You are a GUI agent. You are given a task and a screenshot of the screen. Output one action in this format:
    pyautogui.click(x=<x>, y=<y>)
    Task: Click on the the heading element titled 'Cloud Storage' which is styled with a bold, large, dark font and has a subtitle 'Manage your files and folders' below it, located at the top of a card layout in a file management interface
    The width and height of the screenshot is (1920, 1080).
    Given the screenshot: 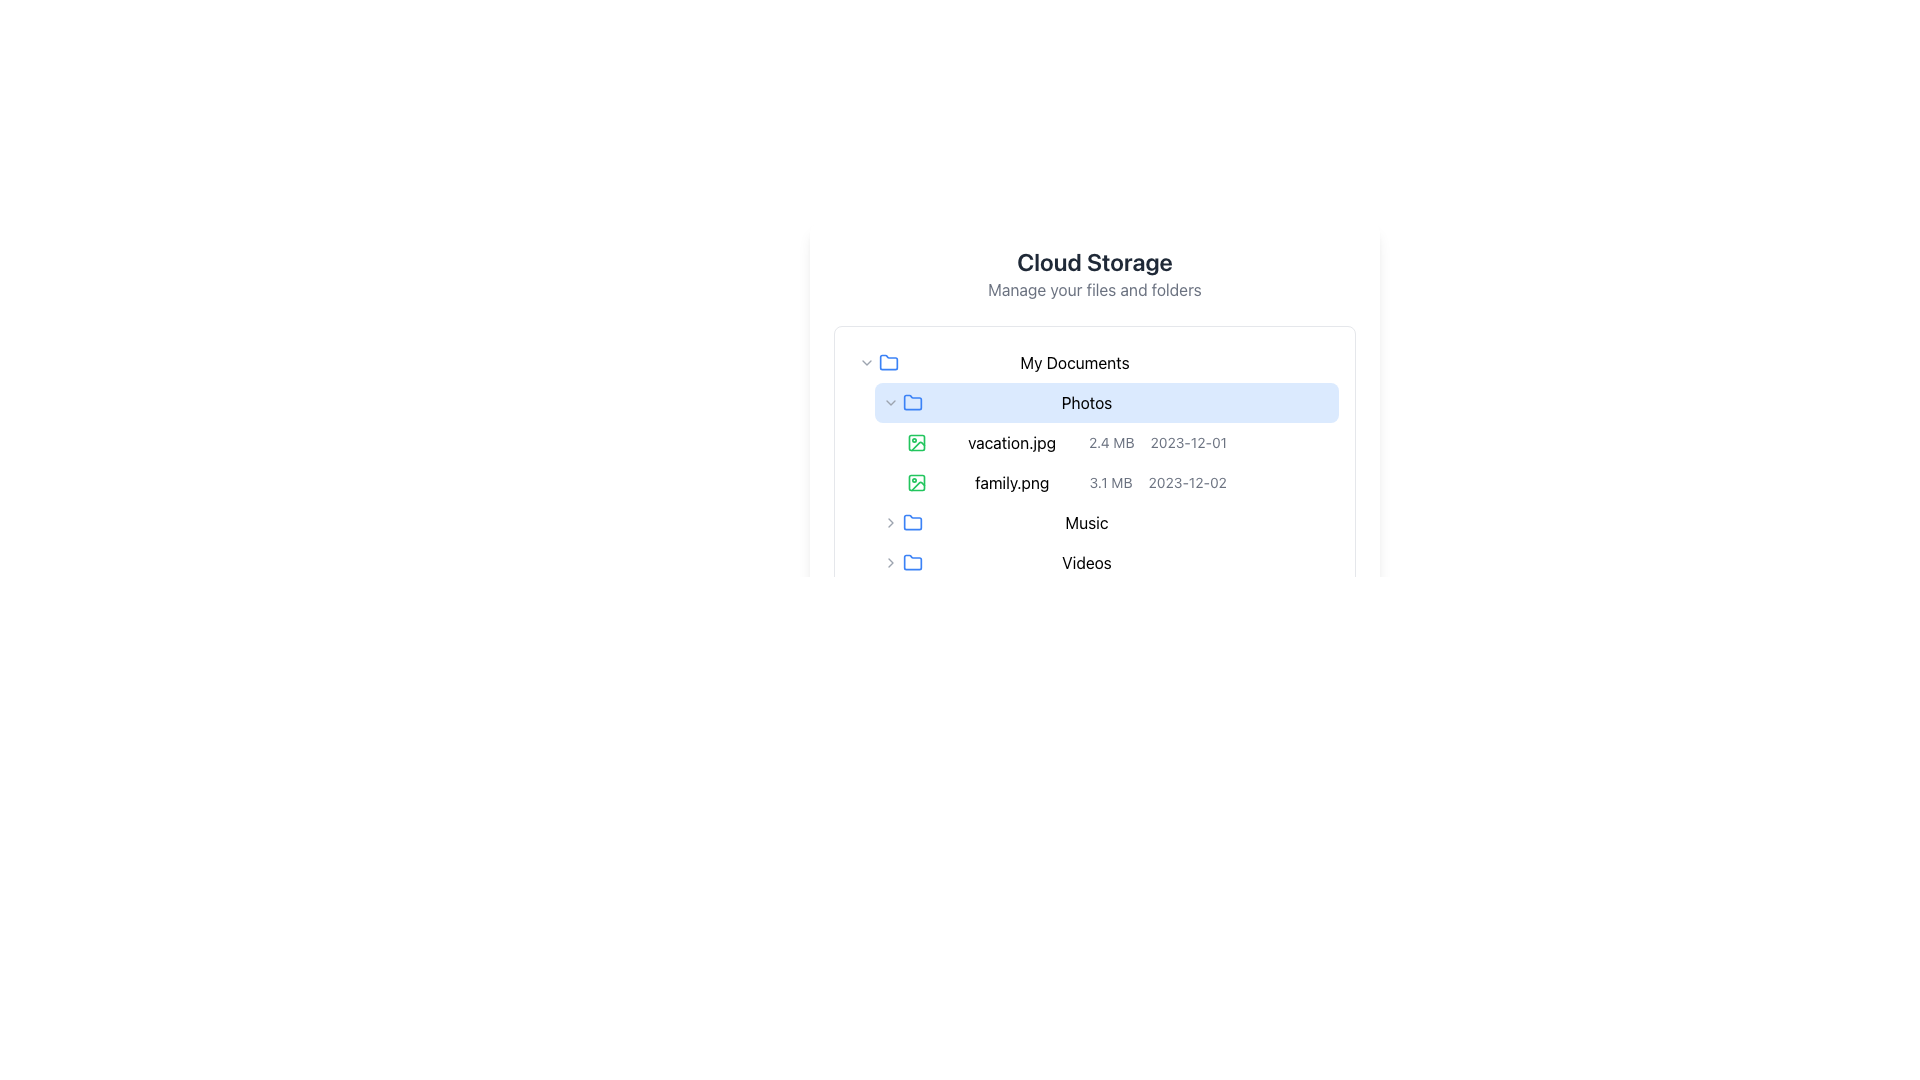 What is the action you would take?
    pyautogui.click(x=1093, y=273)
    